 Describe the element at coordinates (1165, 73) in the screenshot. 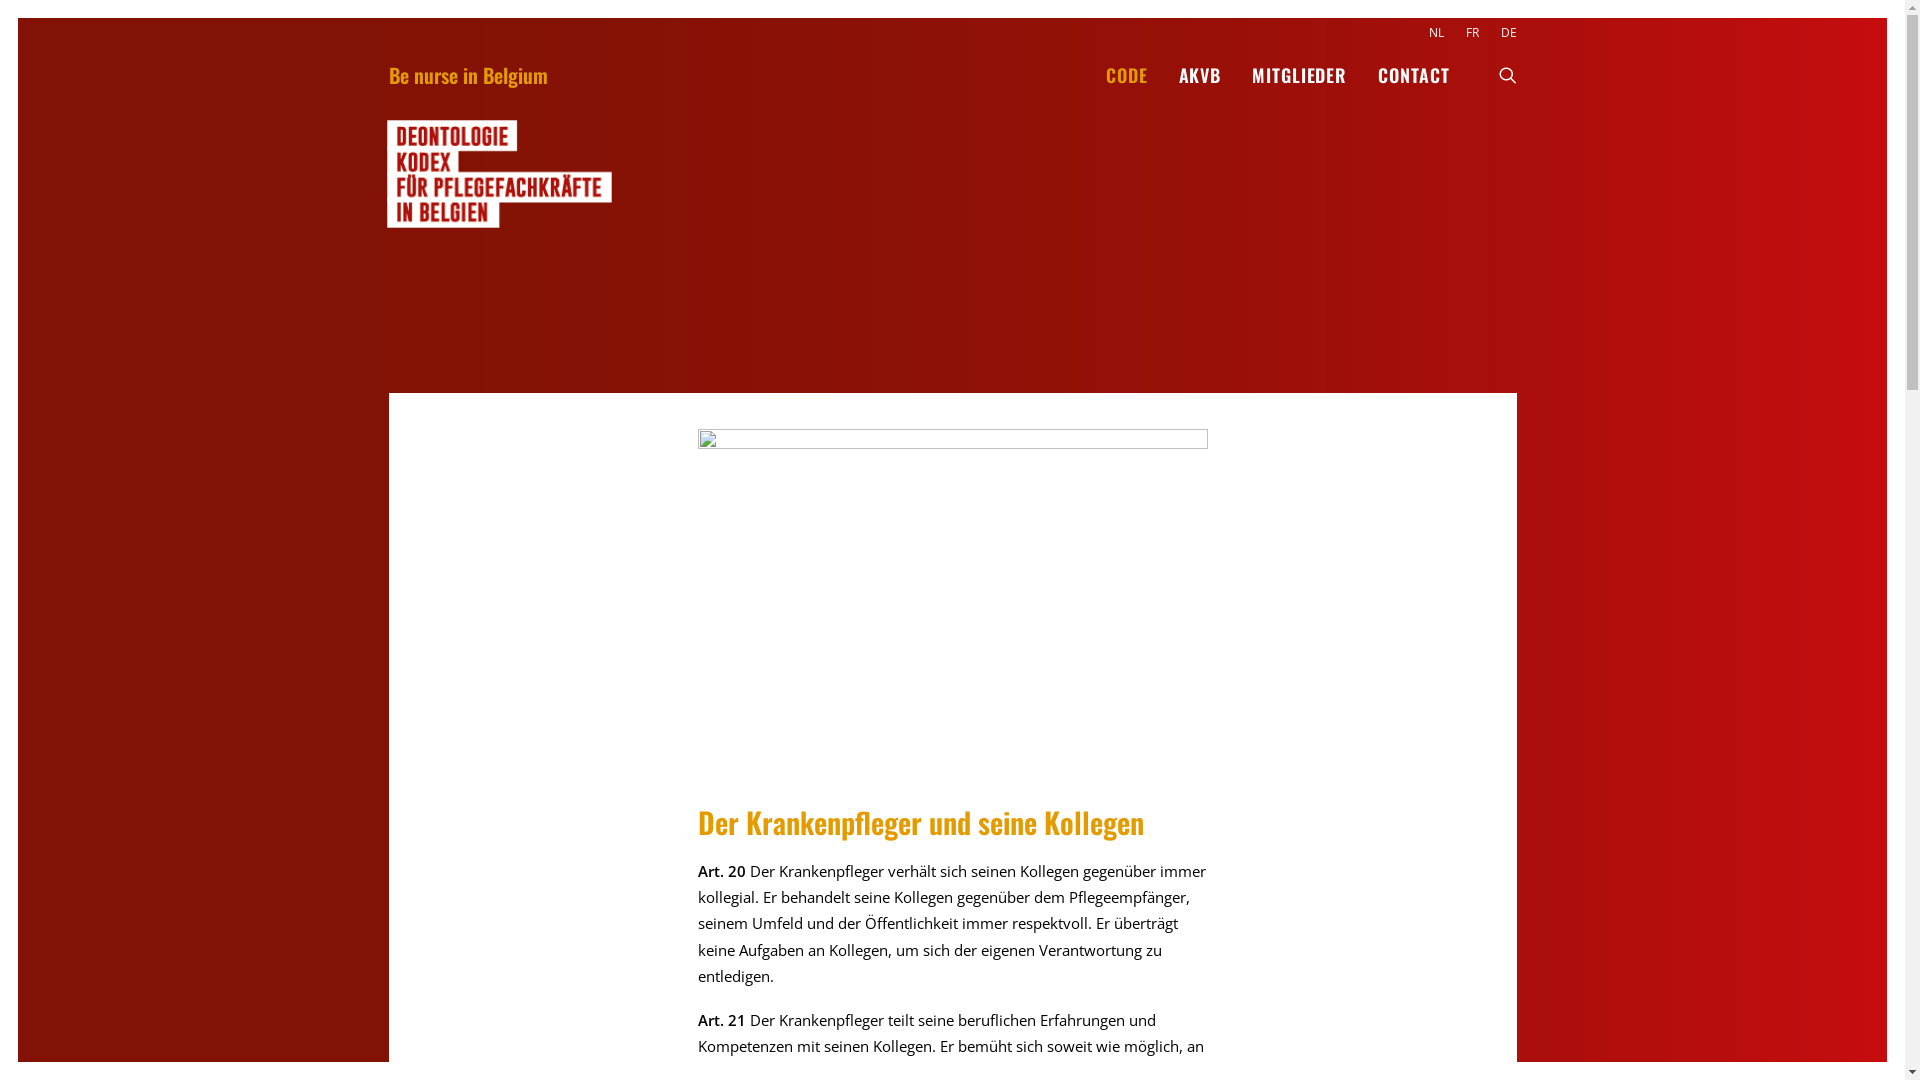

I see `'AKVB'` at that location.